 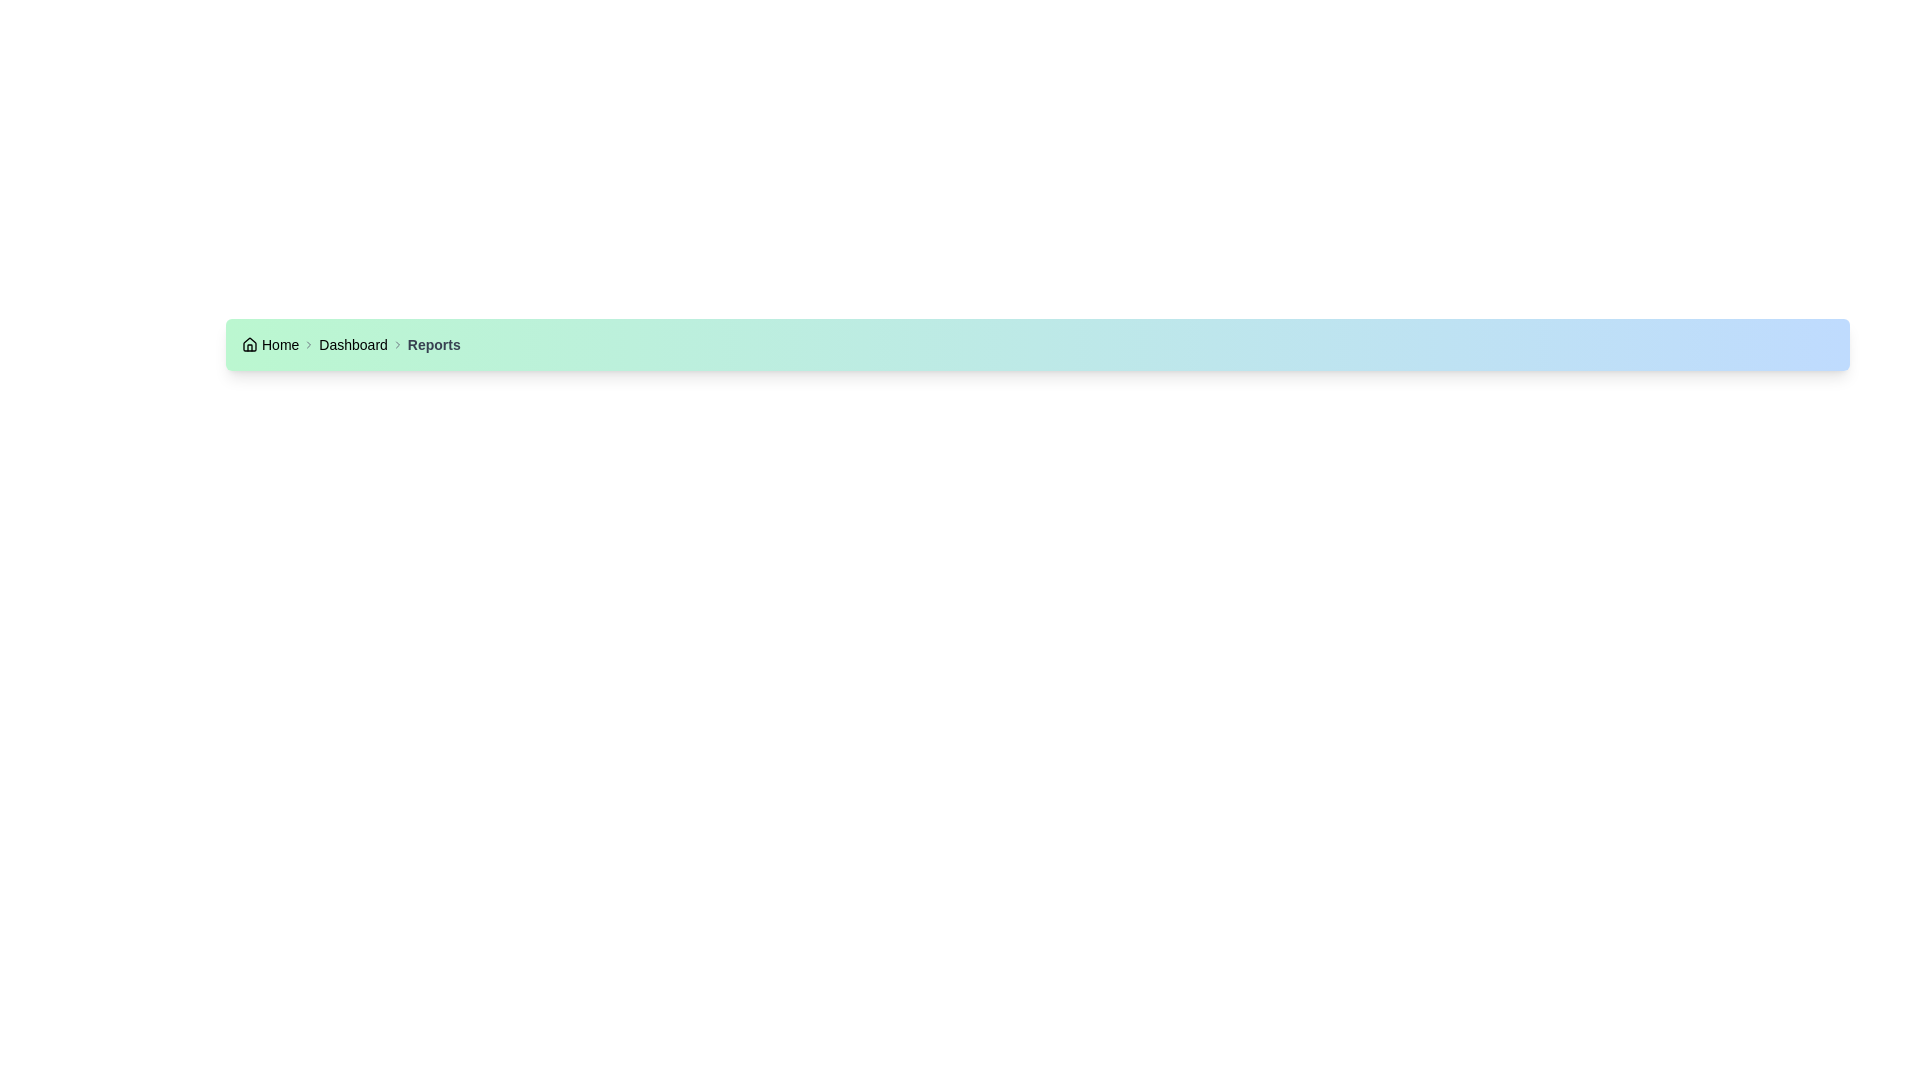 What do you see at coordinates (248, 343) in the screenshot?
I see `the 'Home' icon in the breadcrumb navigation bar` at bounding box center [248, 343].